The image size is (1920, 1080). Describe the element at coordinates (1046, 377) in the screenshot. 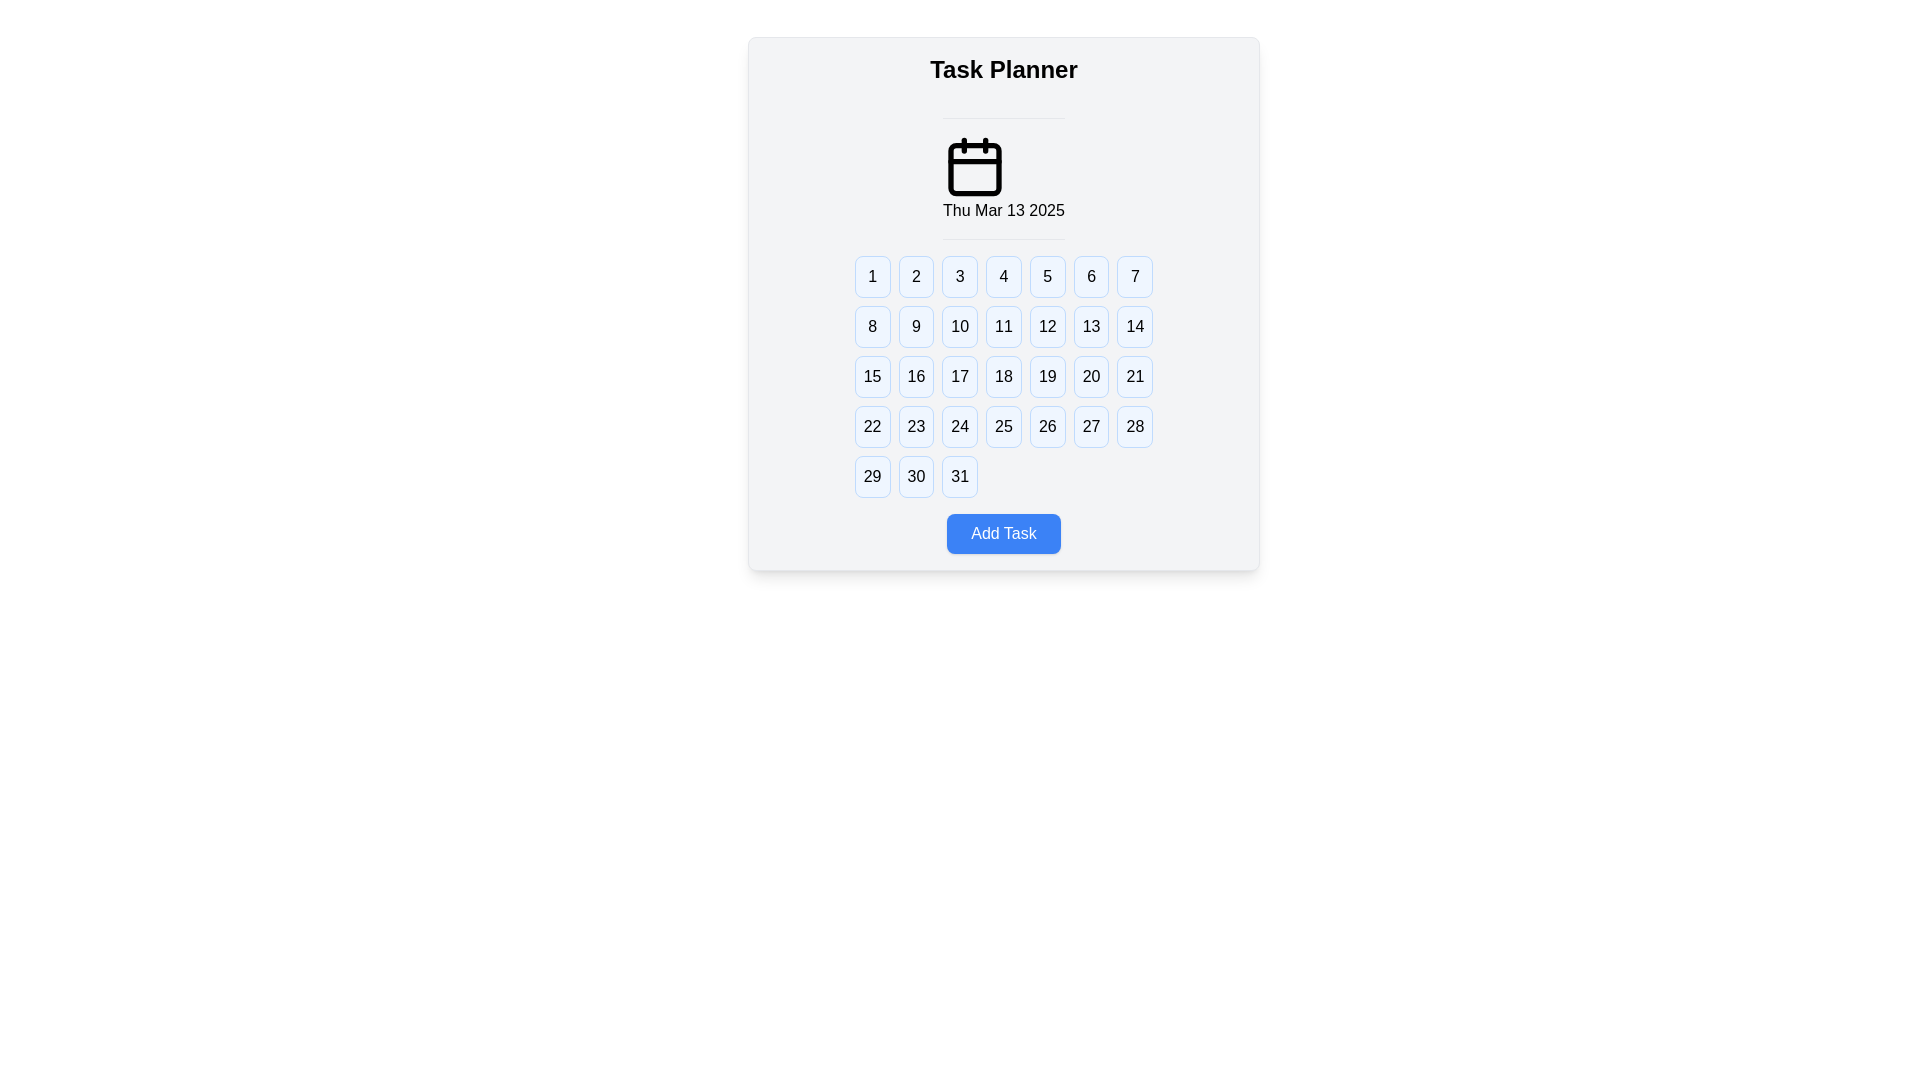

I see `the button-like grid cell displaying the number '19' which is located in the third row and fifth column of the calendar grid` at that location.